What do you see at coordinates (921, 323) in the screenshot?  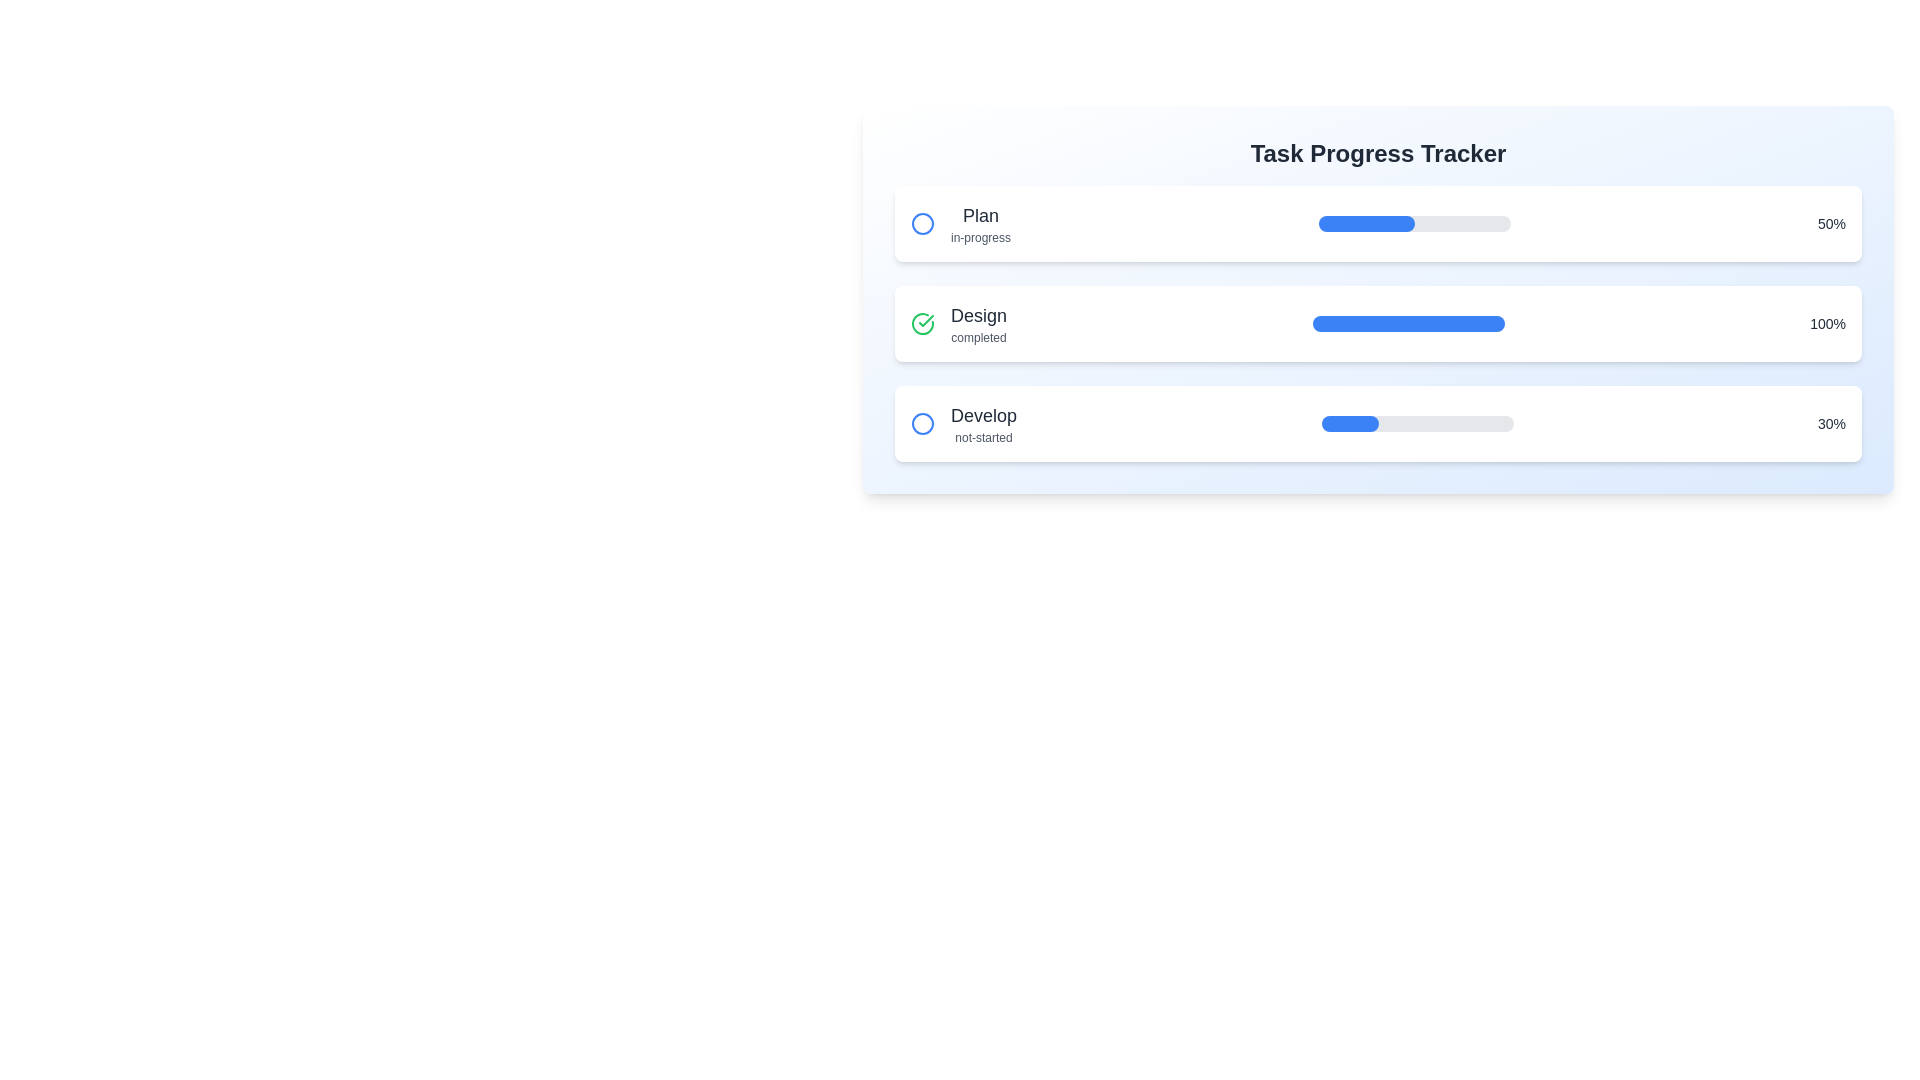 I see `the progress confirmation icon located in the second row of the task progress tracker next to the text 'Design'` at bounding box center [921, 323].